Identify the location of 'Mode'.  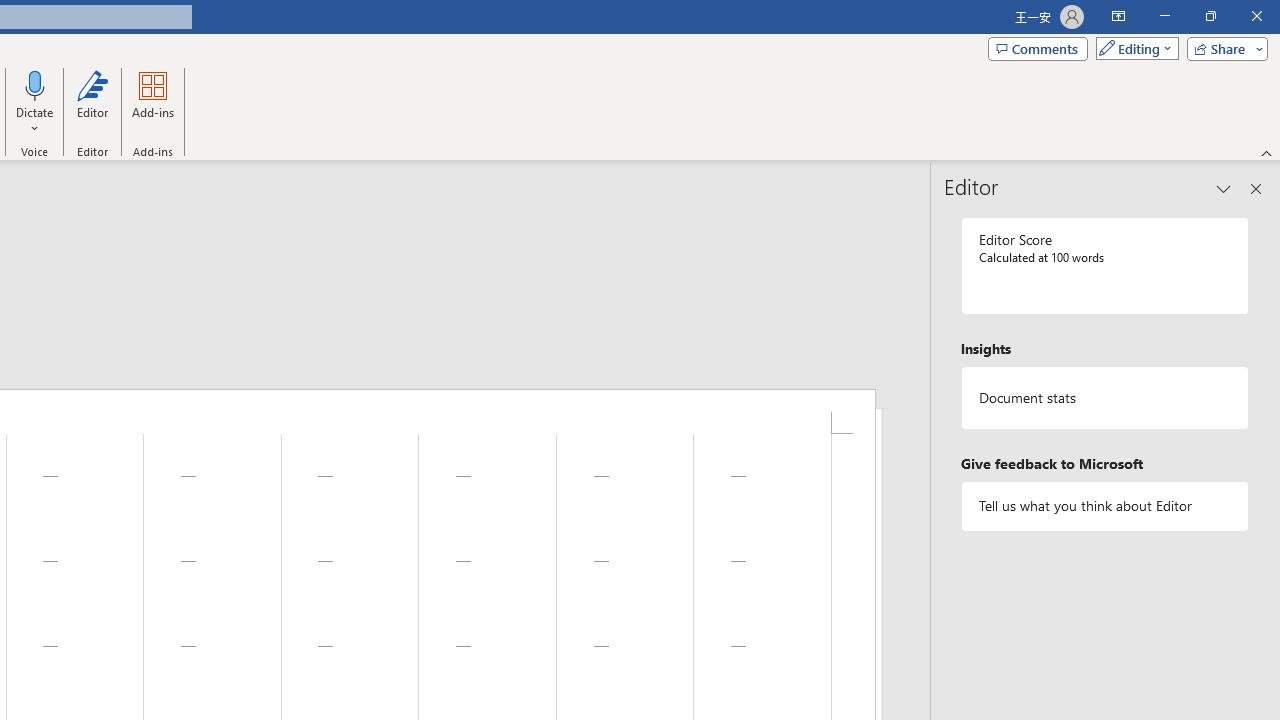
(1133, 47).